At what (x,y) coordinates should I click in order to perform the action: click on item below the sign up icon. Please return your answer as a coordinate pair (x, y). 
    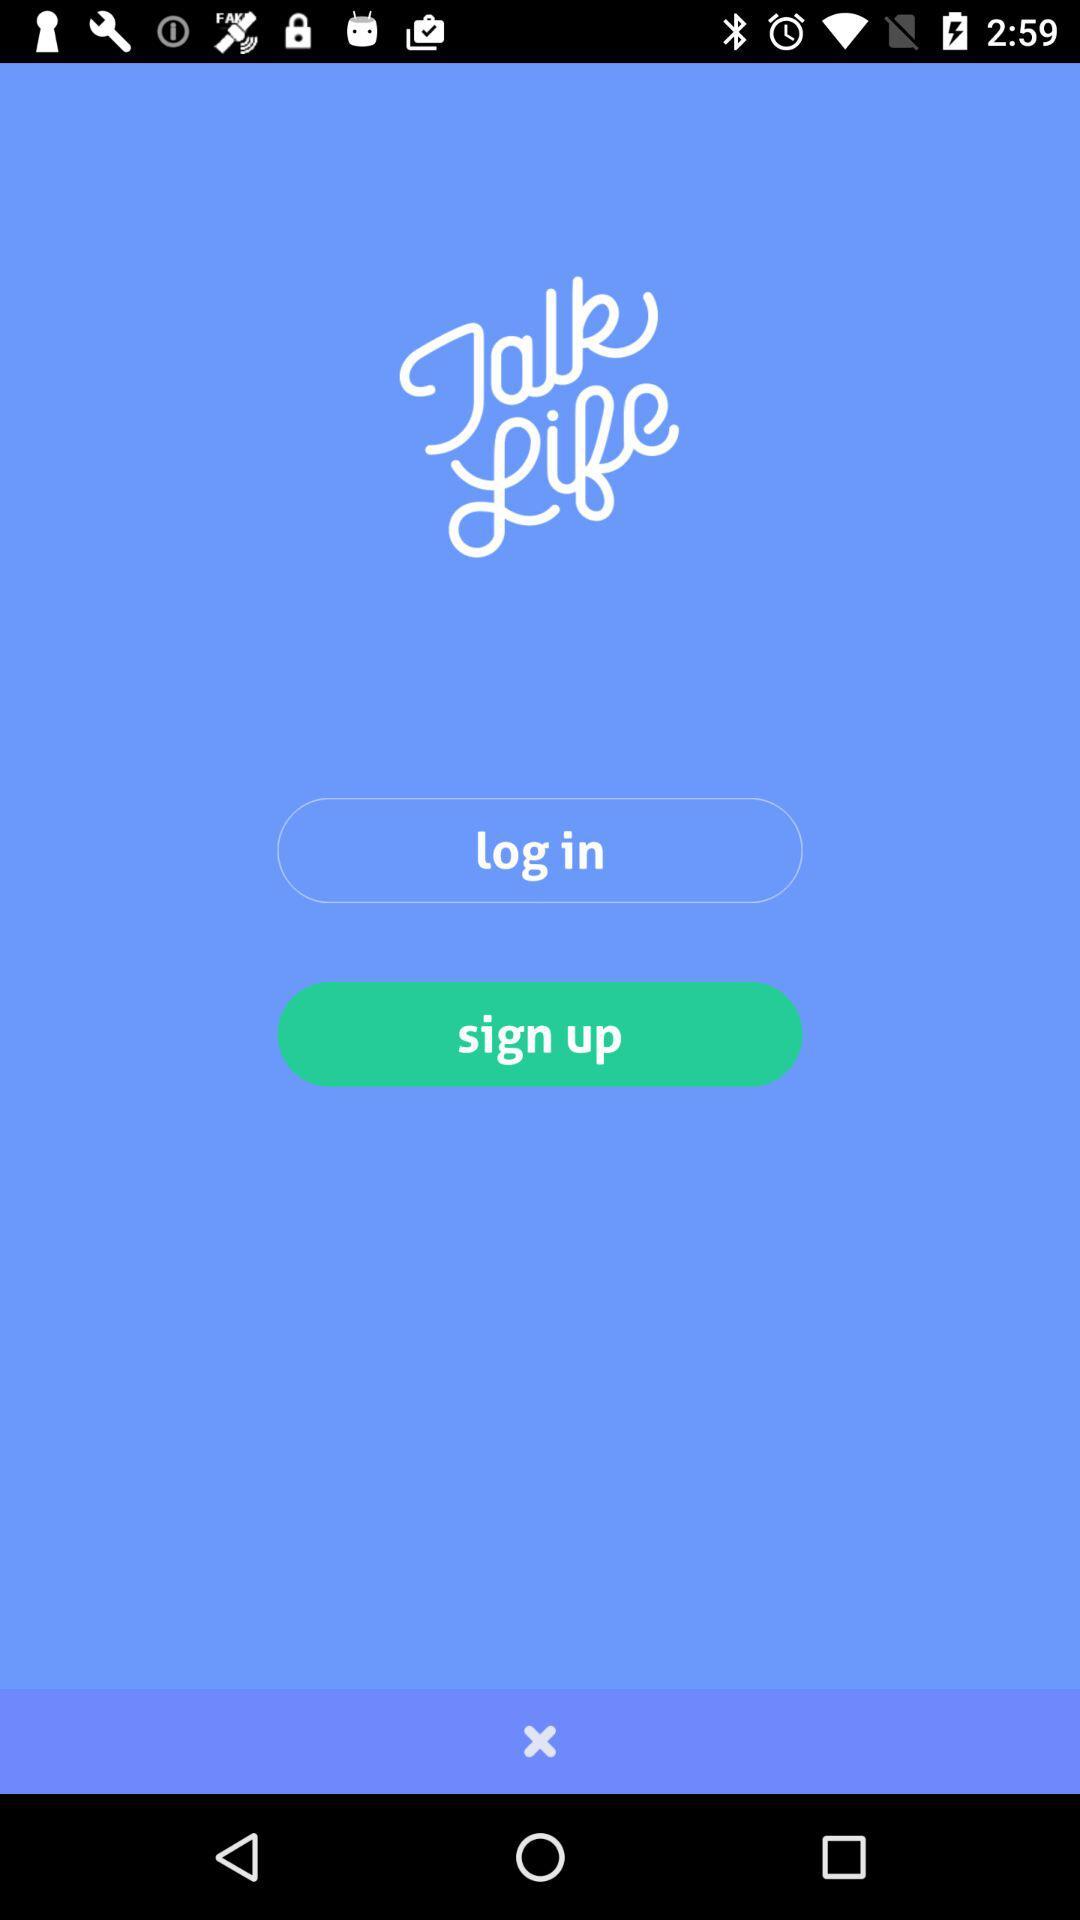
    Looking at the image, I should click on (540, 1740).